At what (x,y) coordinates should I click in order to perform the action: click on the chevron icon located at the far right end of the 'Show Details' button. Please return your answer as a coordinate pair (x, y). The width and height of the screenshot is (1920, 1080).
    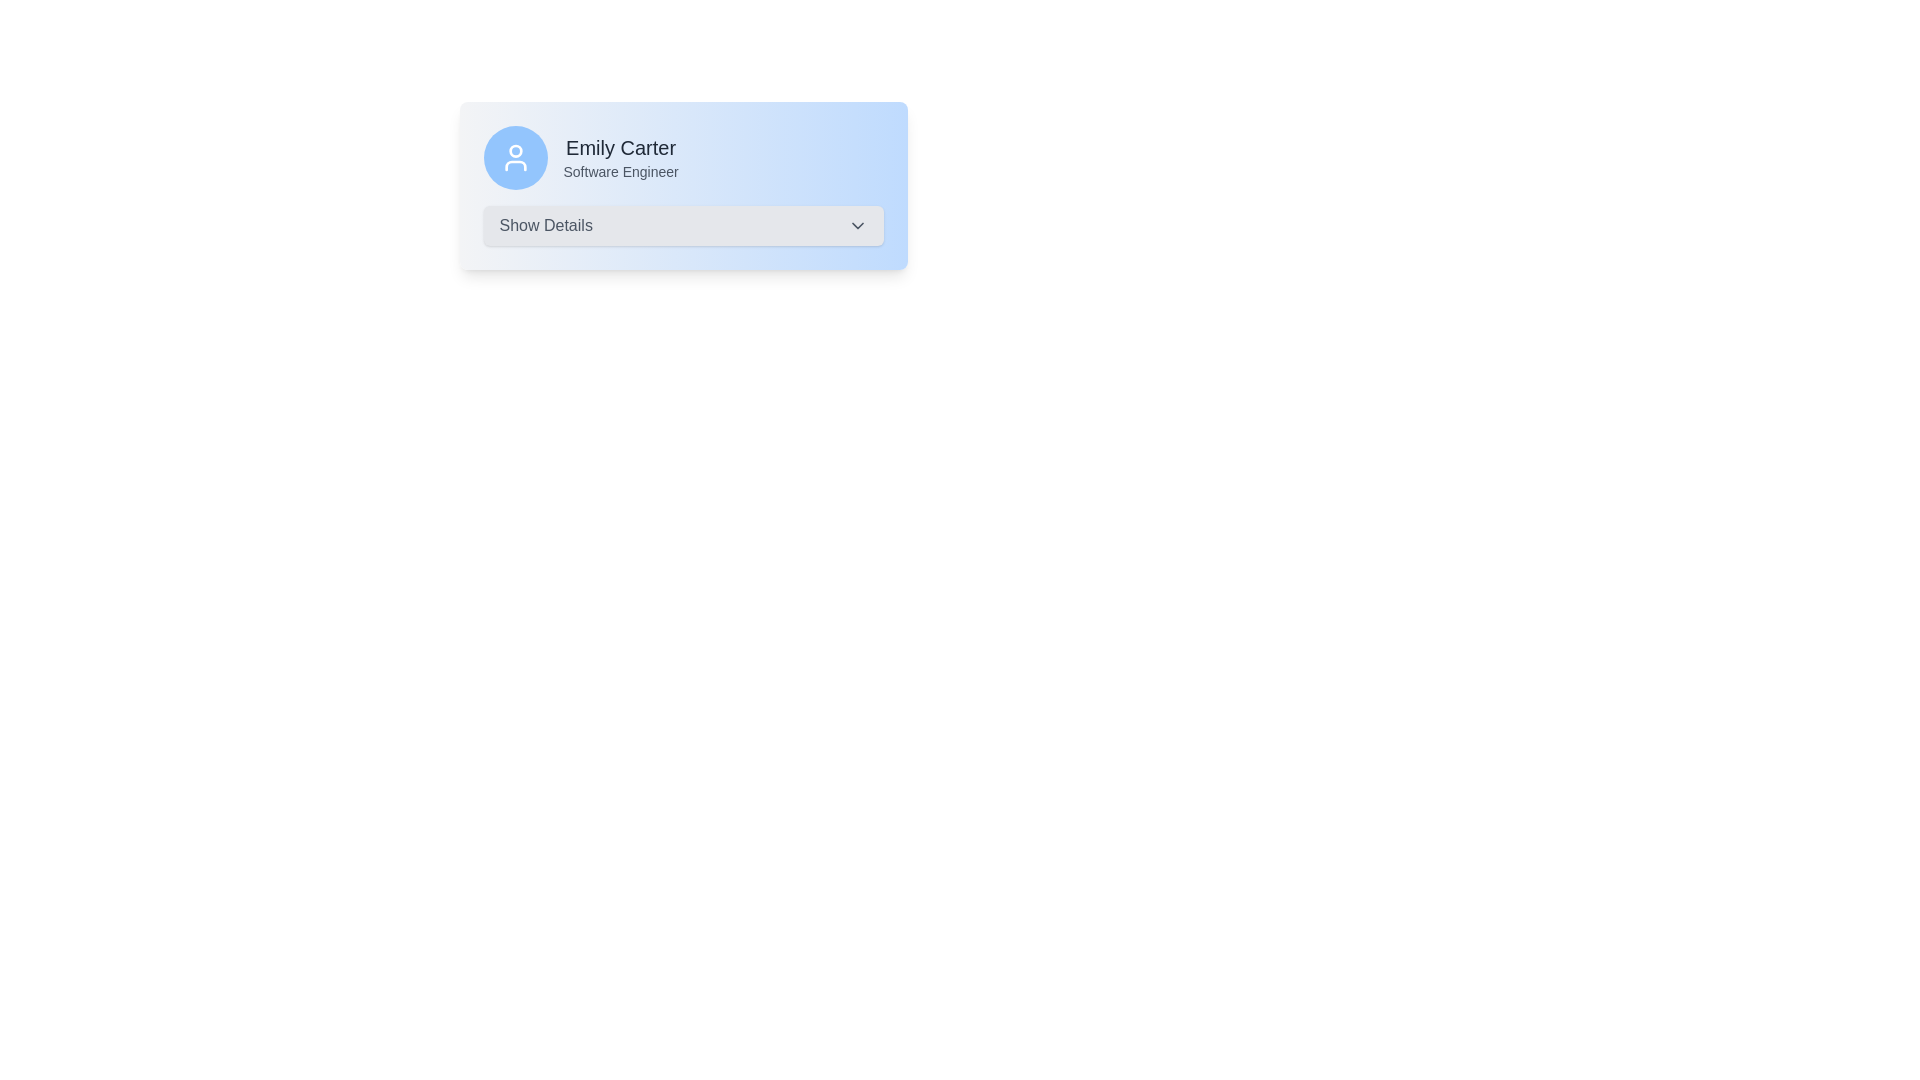
    Looking at the image, I should click on (857, 225).